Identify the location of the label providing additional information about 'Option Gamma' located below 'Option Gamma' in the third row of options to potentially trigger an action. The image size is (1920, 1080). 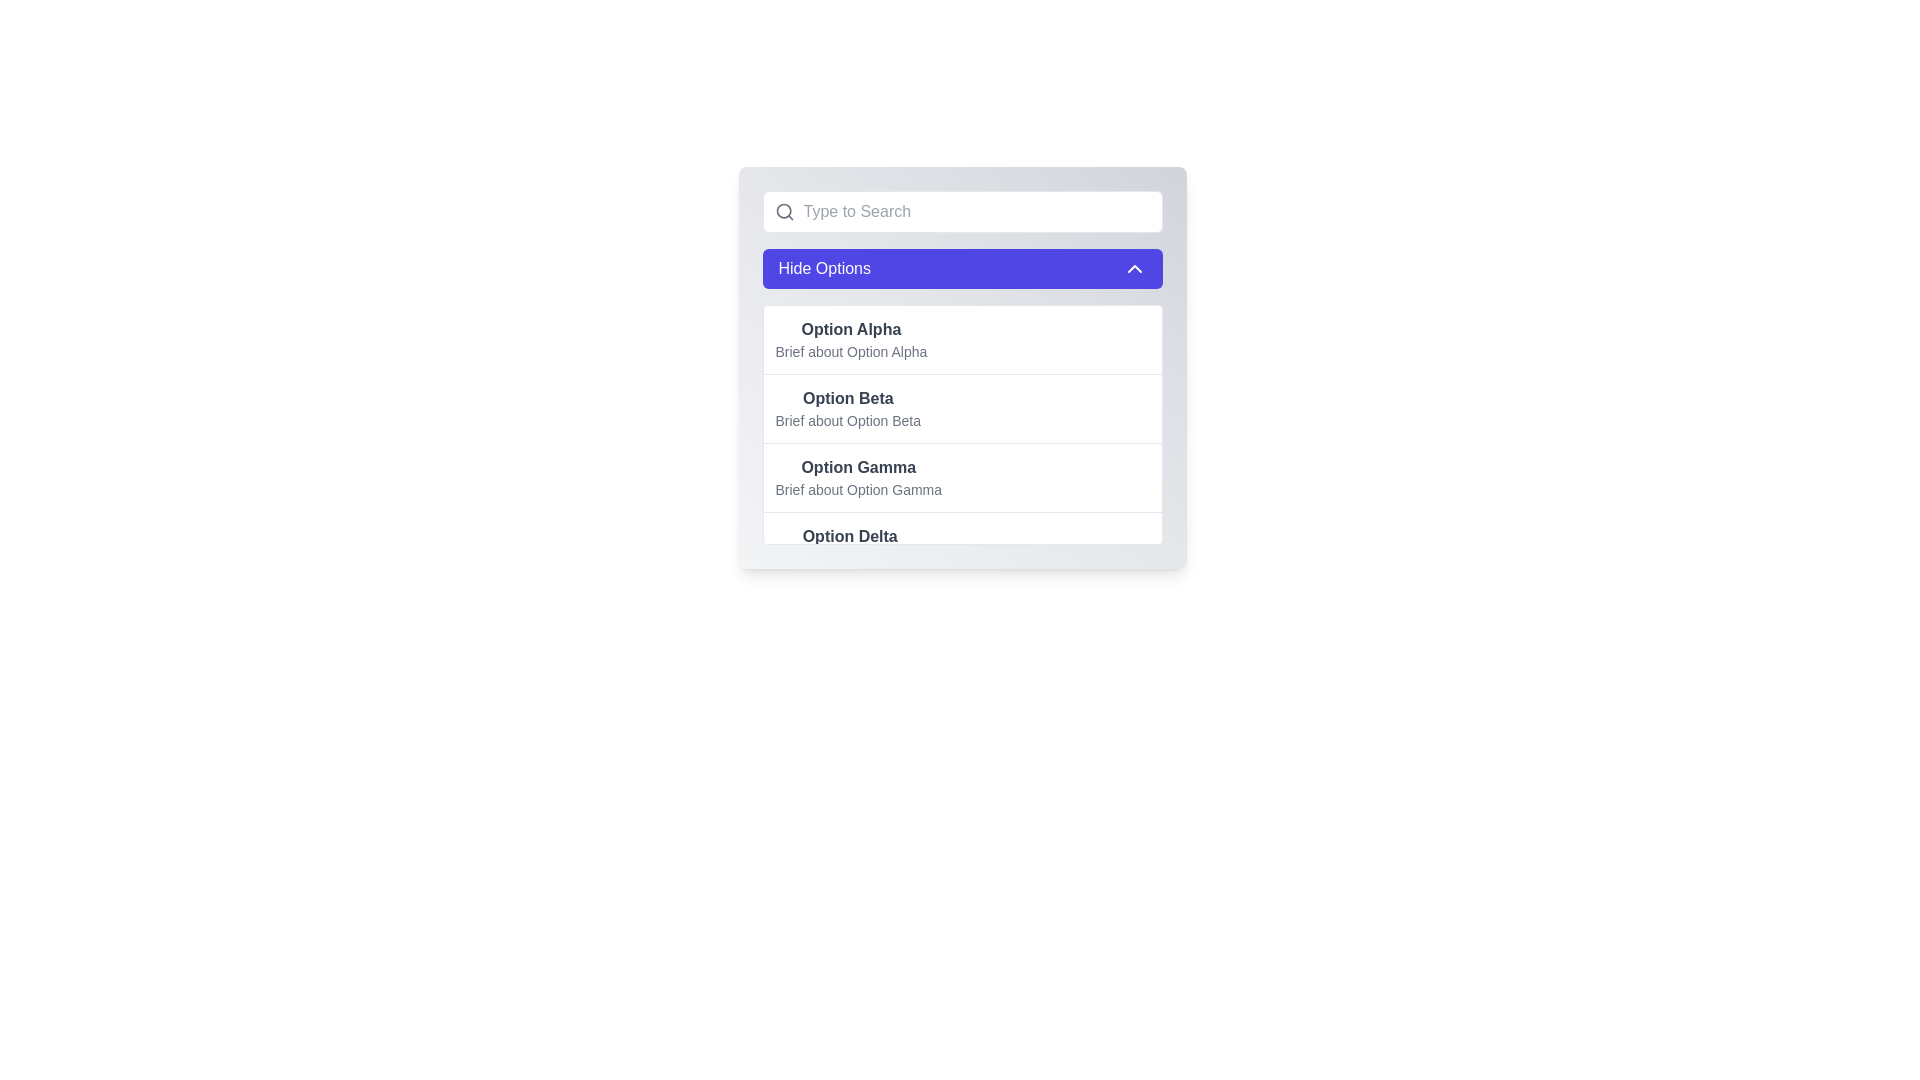
(858, 489).